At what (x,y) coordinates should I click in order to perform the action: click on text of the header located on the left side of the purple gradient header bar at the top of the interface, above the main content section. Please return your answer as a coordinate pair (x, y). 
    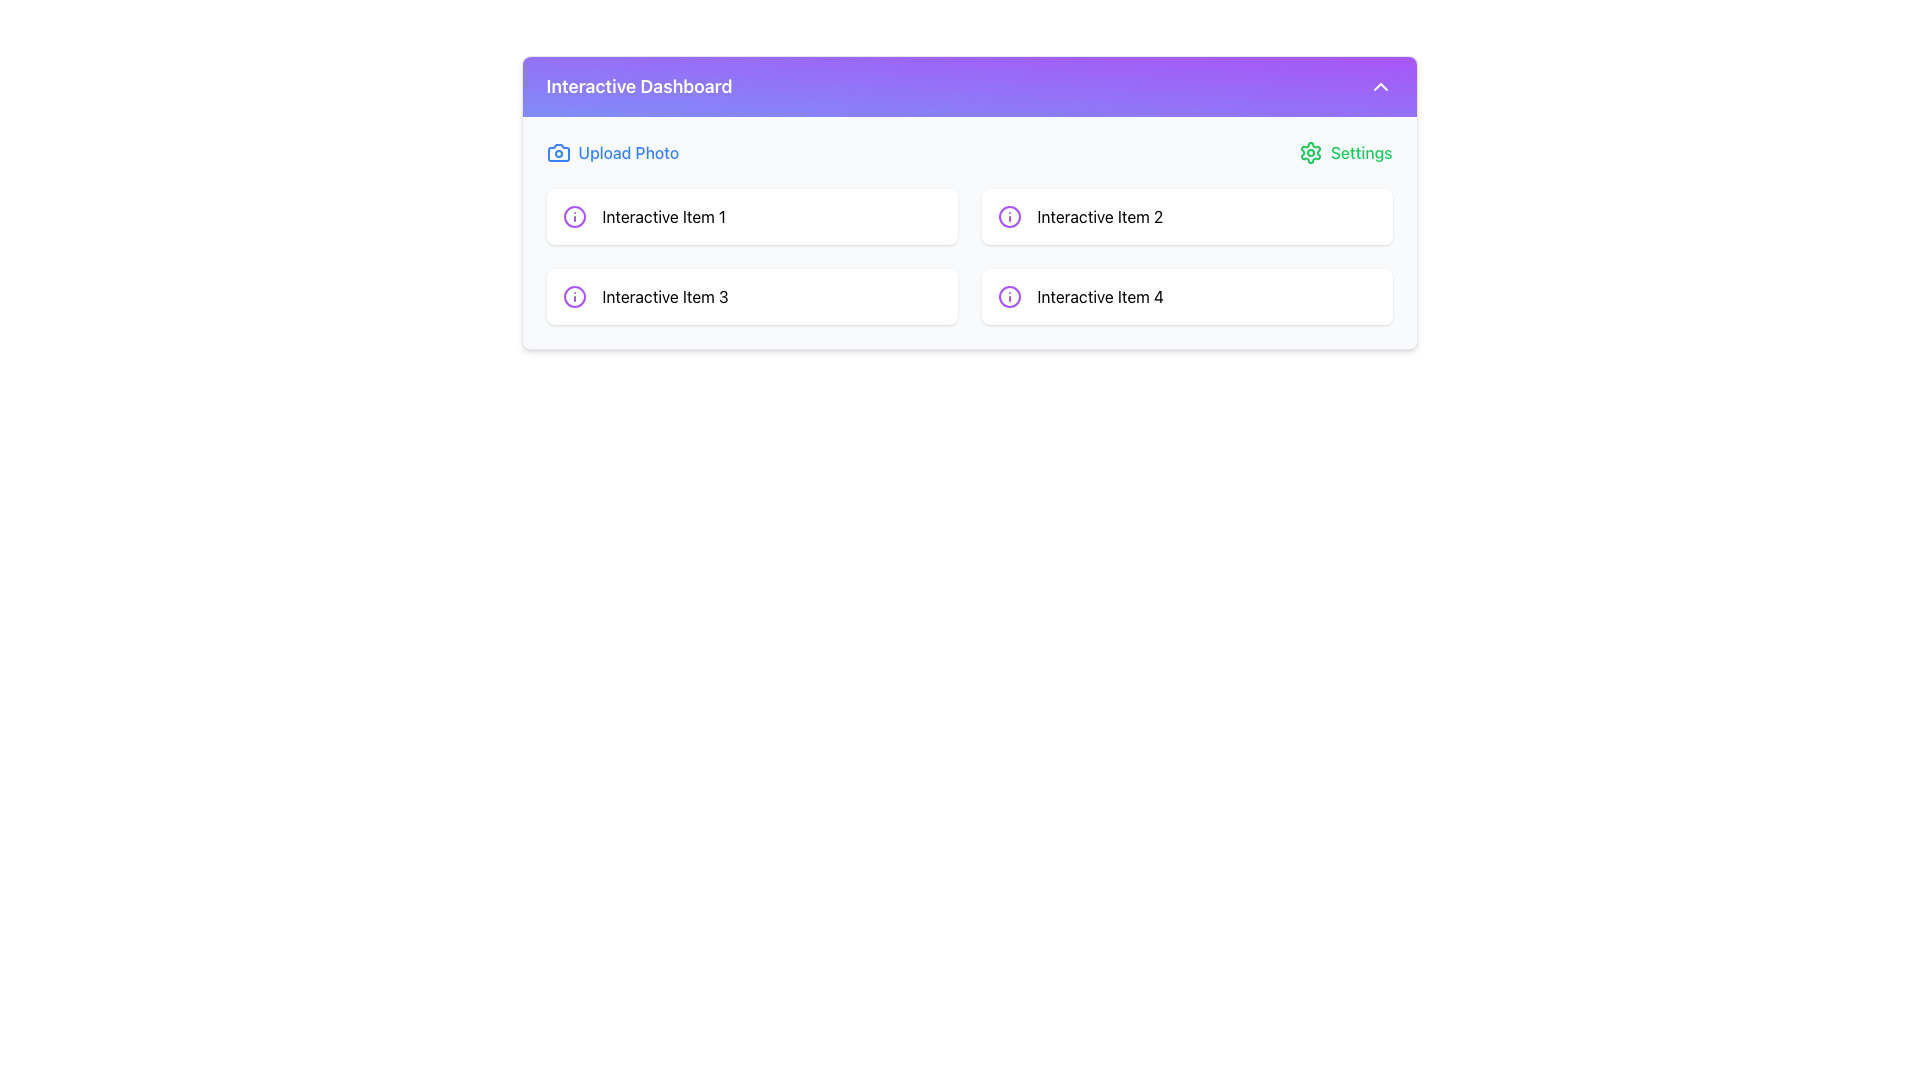
    Looking at the image, I should click on (638, 86).